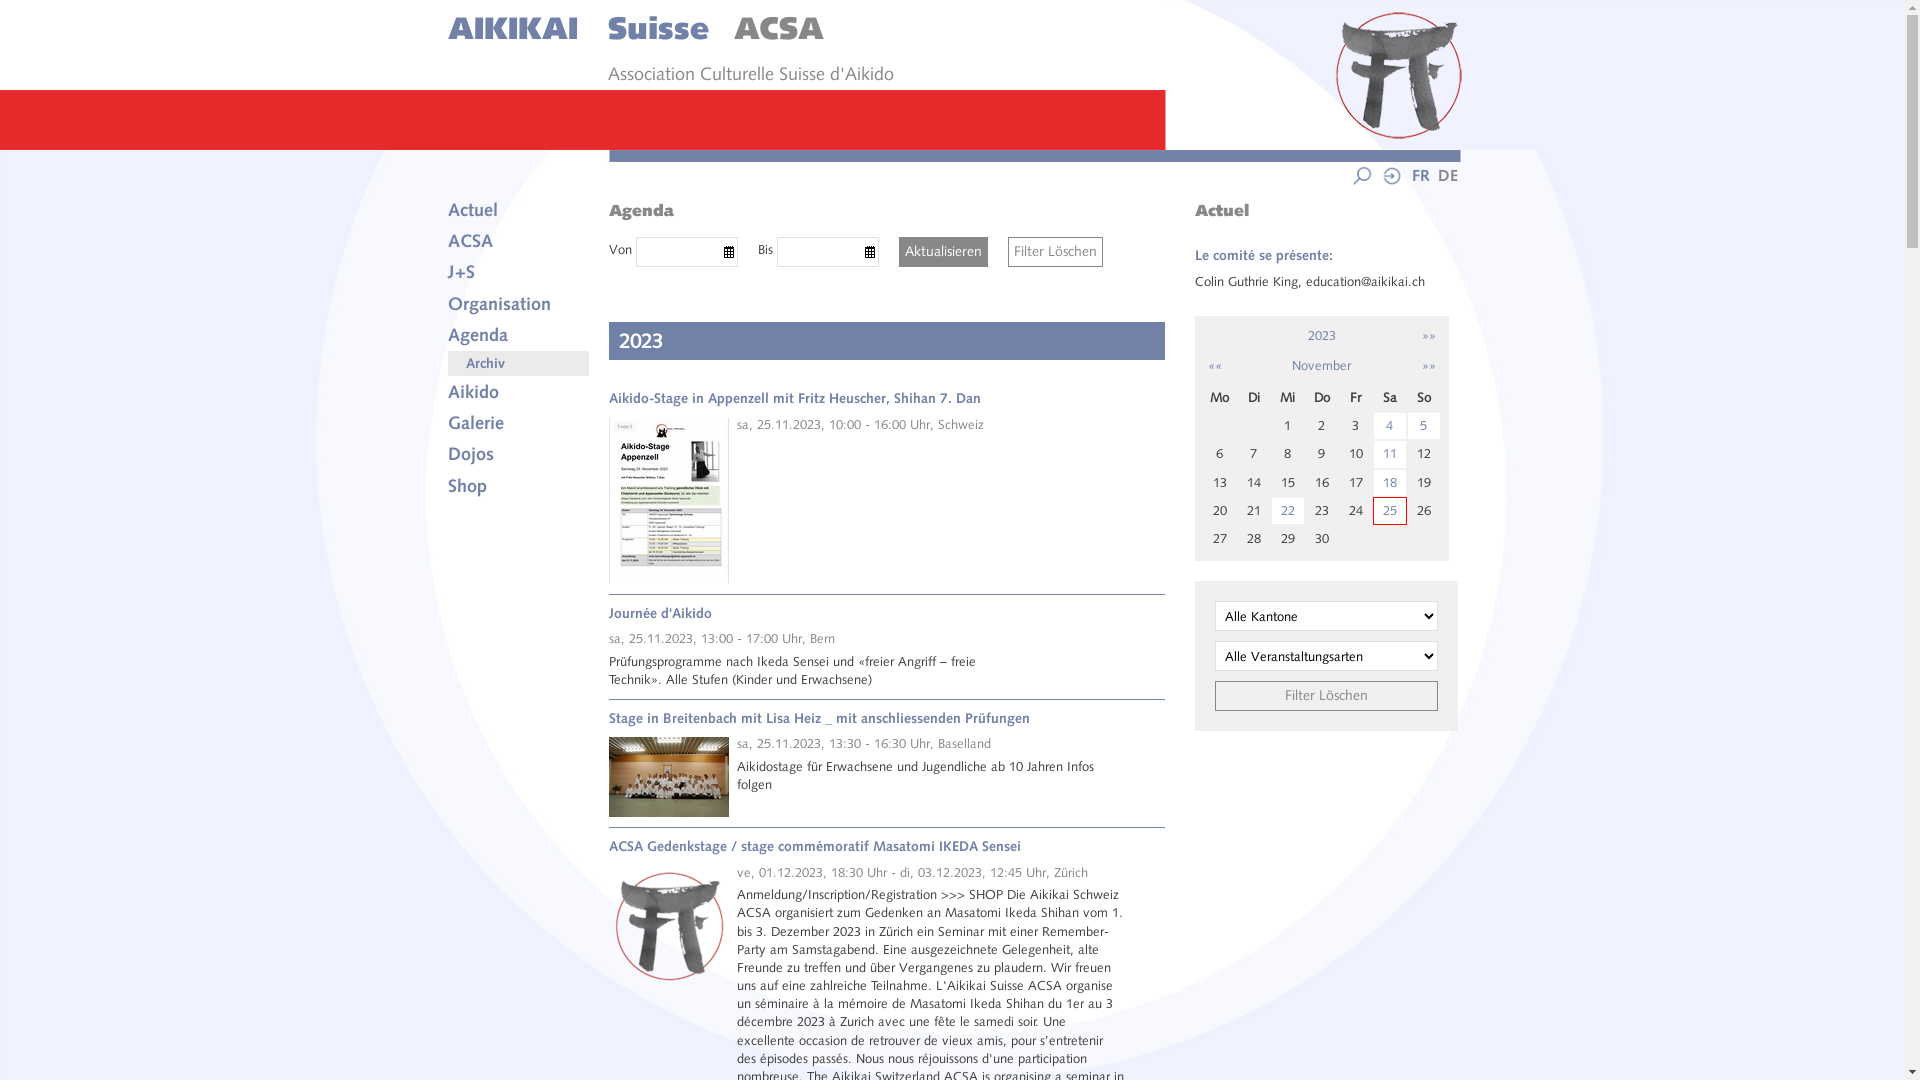  I want to click on 'DE', so click(1444, 175).